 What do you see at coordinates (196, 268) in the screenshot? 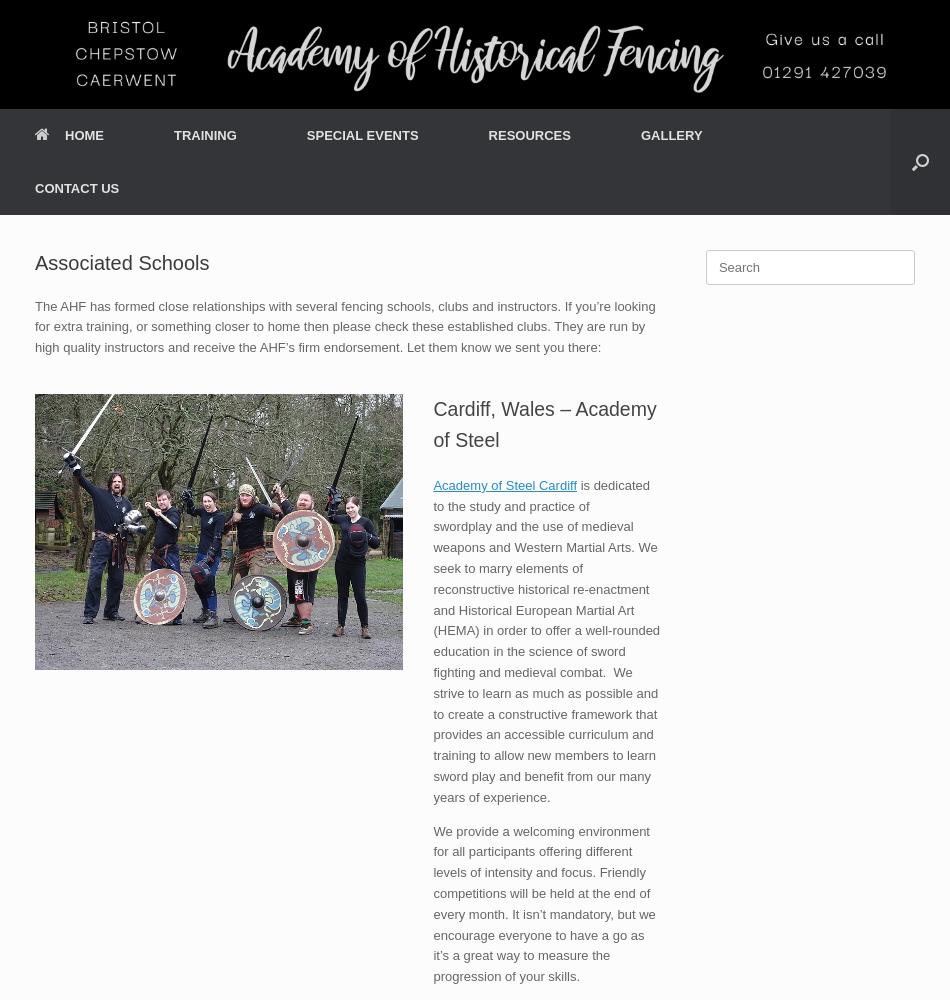
I see `'LOCATIONS'` at bounding box center [196, 268].